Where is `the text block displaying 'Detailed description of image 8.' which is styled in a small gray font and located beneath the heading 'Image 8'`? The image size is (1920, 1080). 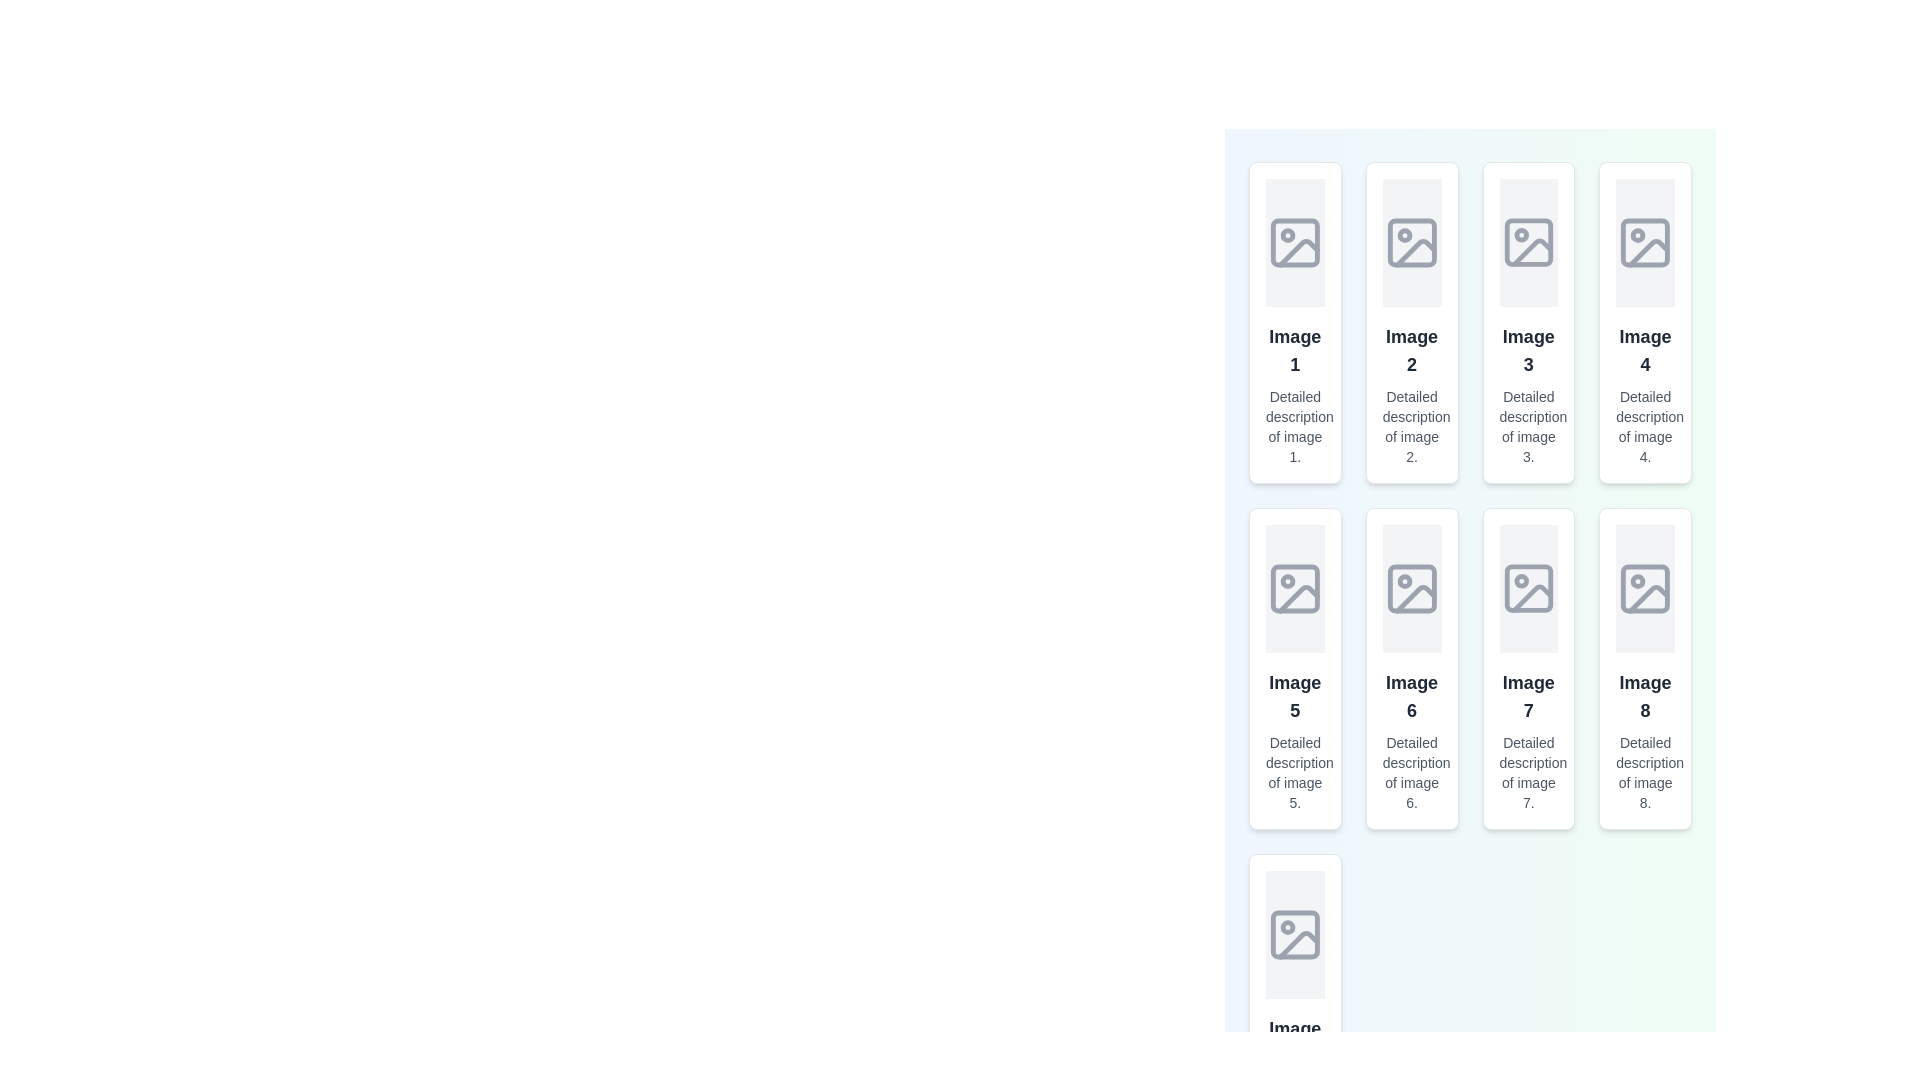
the text block displaying 'Detailed description of image 8.' which is styled in a small gray font and located beneath the heading 'Image 8' is located at coordinates (1645, 771).